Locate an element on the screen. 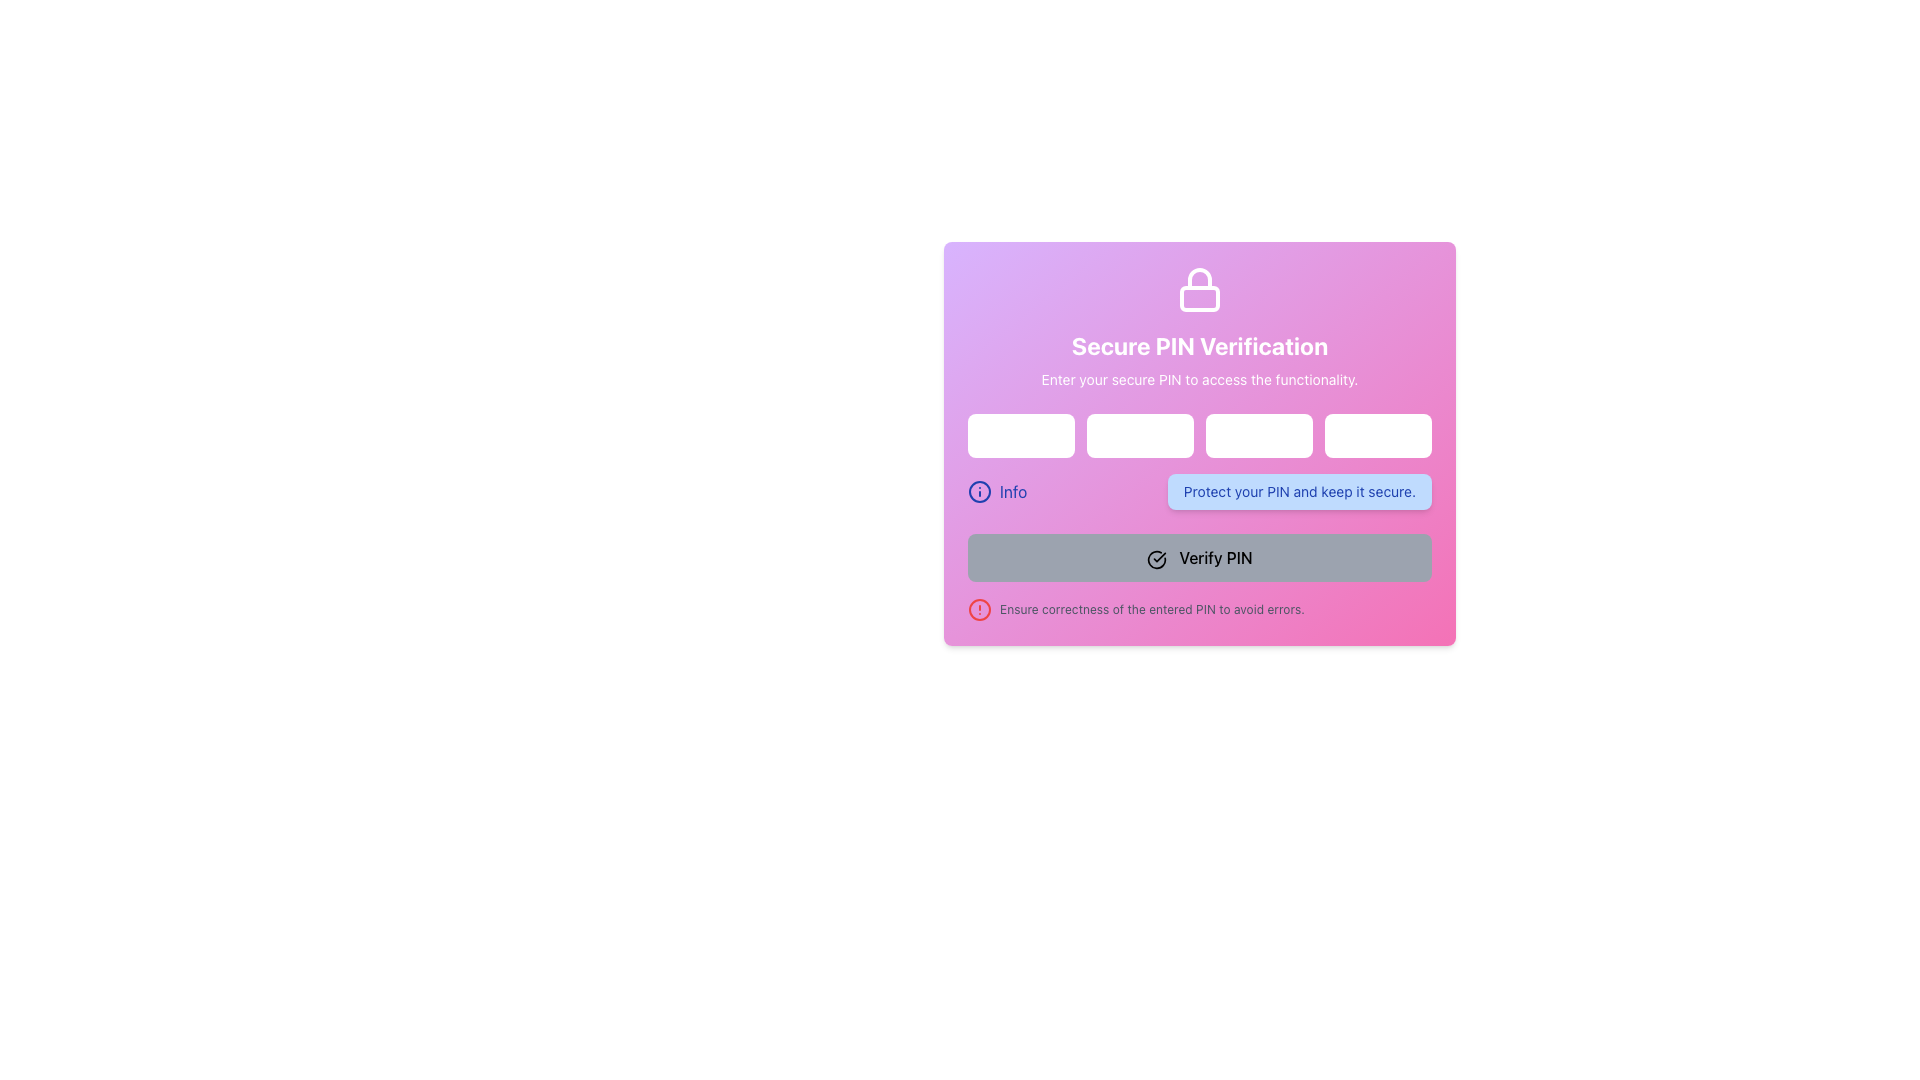 This screenshot has width=1920, height=1080. the 'Info' button with blue text and an info symbol located is located at coordinates (997, 492).